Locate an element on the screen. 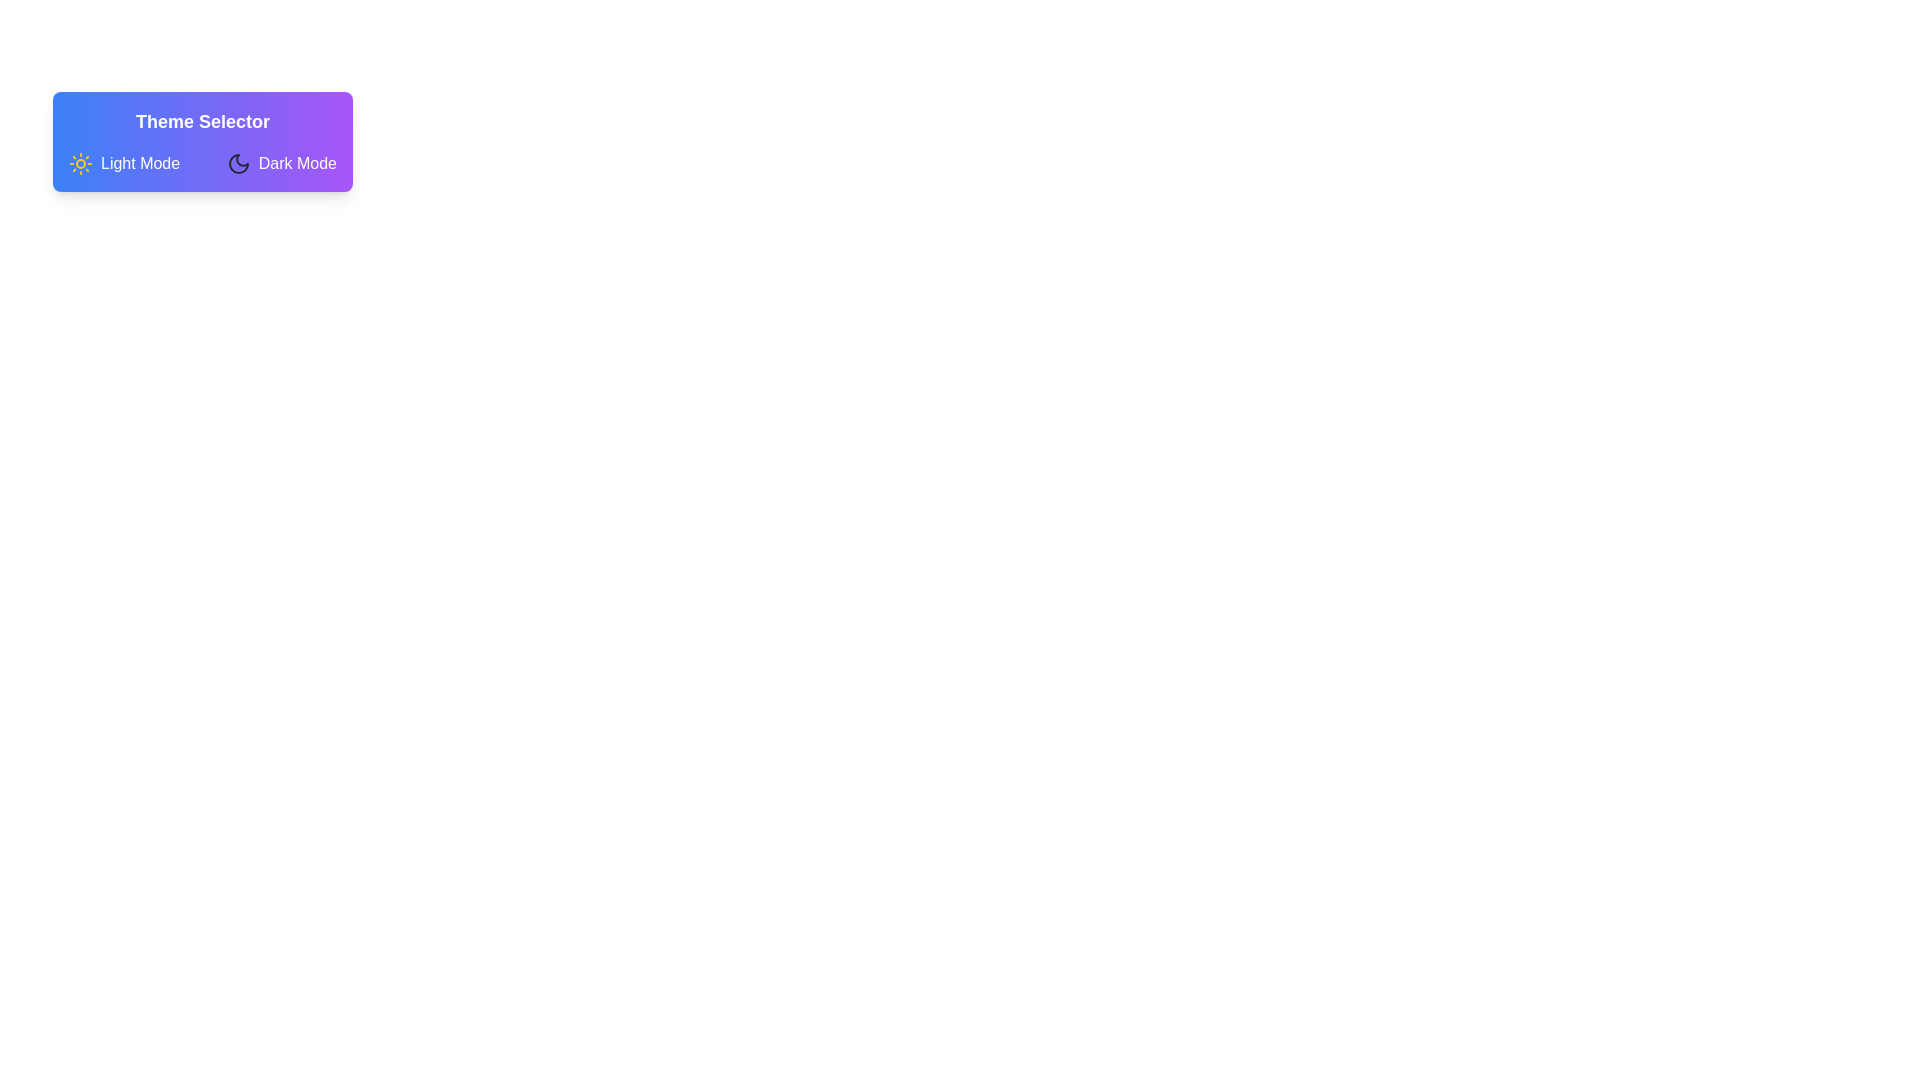 The height and width of the screenshot is (1080, 1920). the dark mode toggle element, which combines an icon and a text label, located to the right of the 'Light Mode' option is located at coordinates (280, 163).